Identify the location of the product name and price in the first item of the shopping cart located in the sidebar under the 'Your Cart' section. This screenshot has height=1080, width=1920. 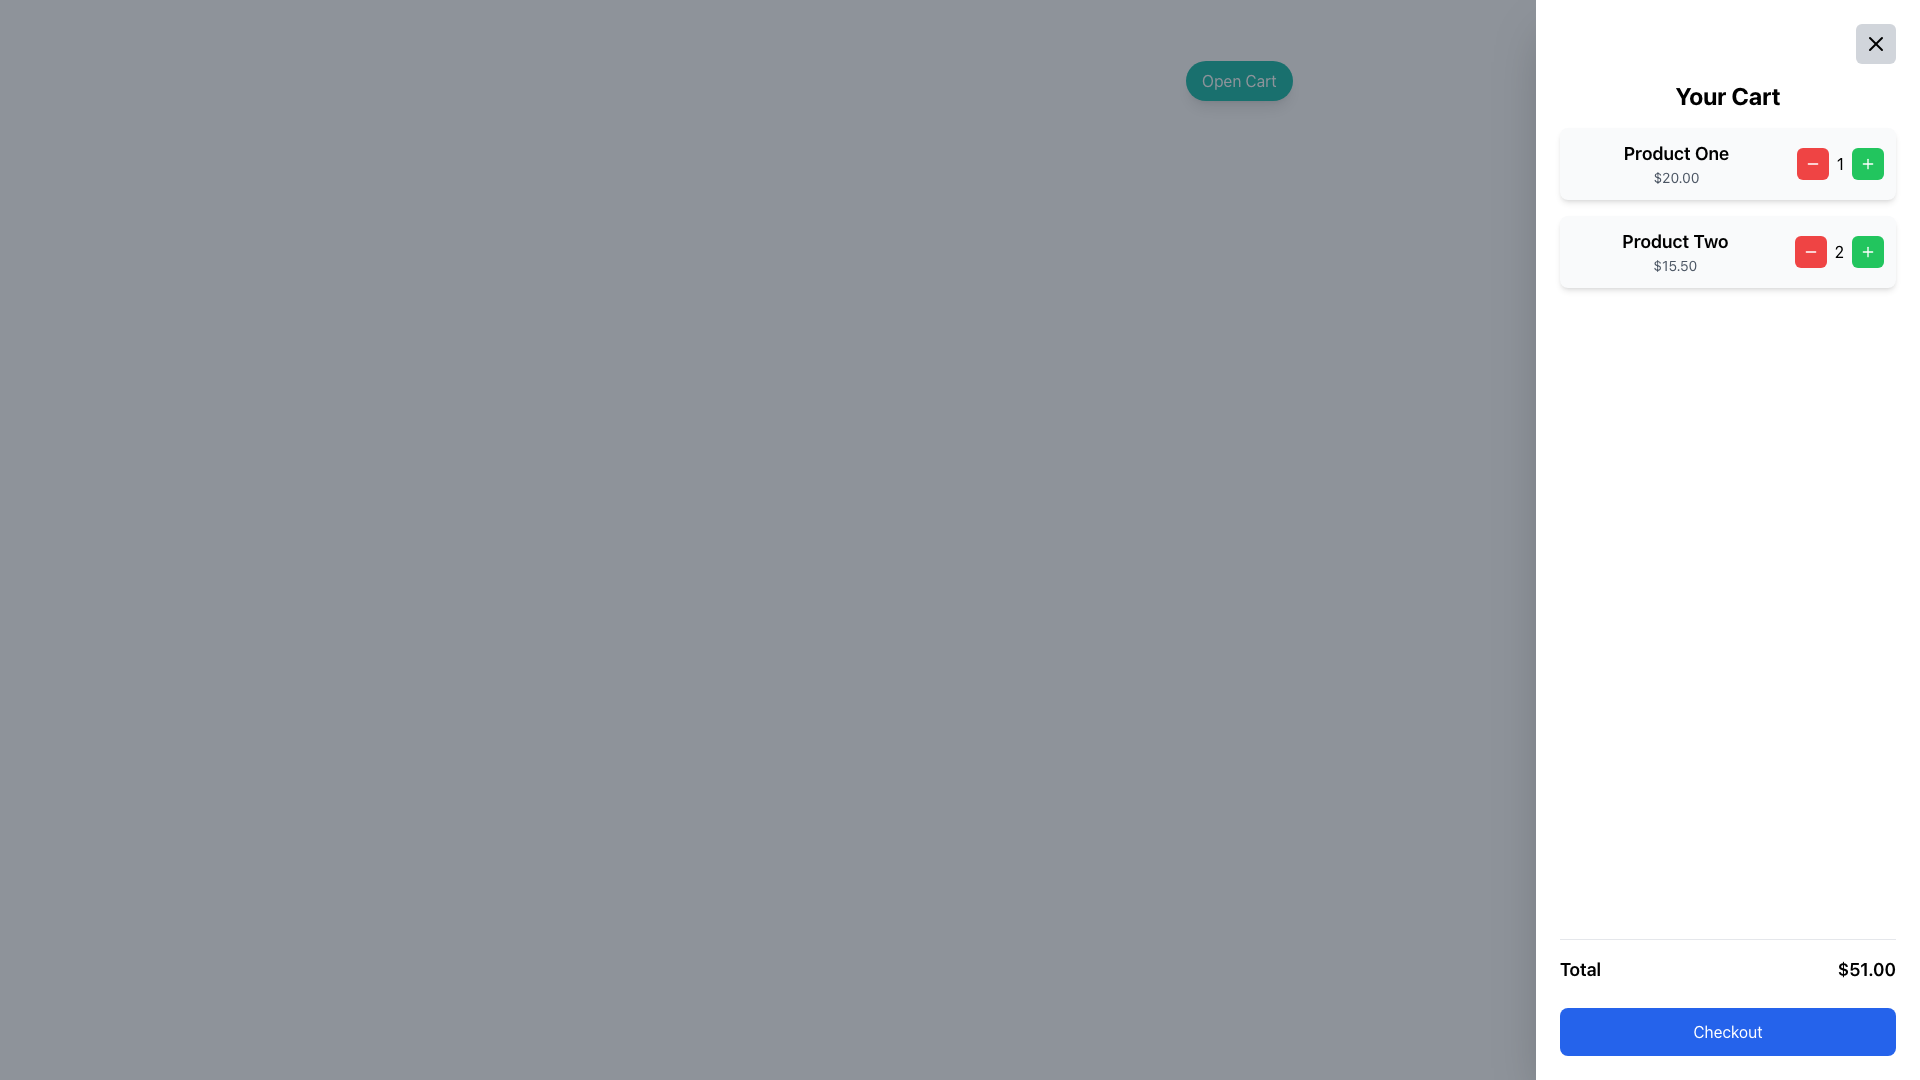
(1727, 163).